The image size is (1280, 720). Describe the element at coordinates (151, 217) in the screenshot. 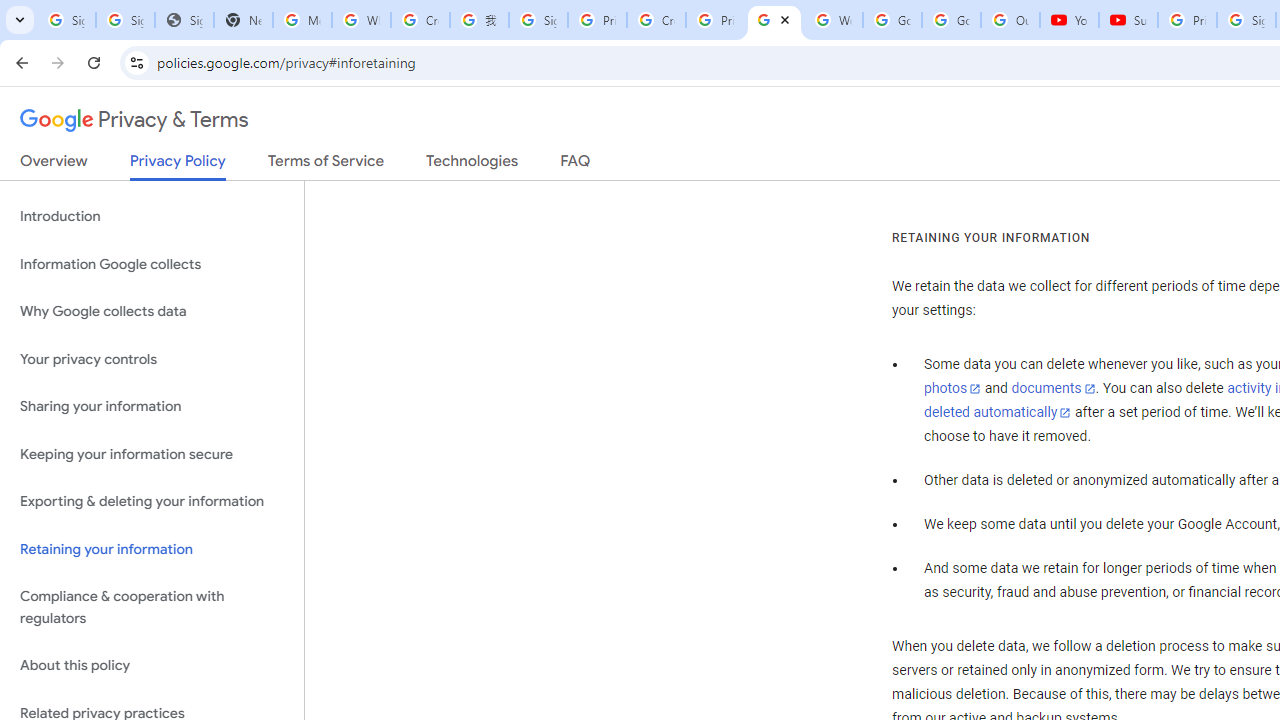

I see `'Introduction'` at that location.